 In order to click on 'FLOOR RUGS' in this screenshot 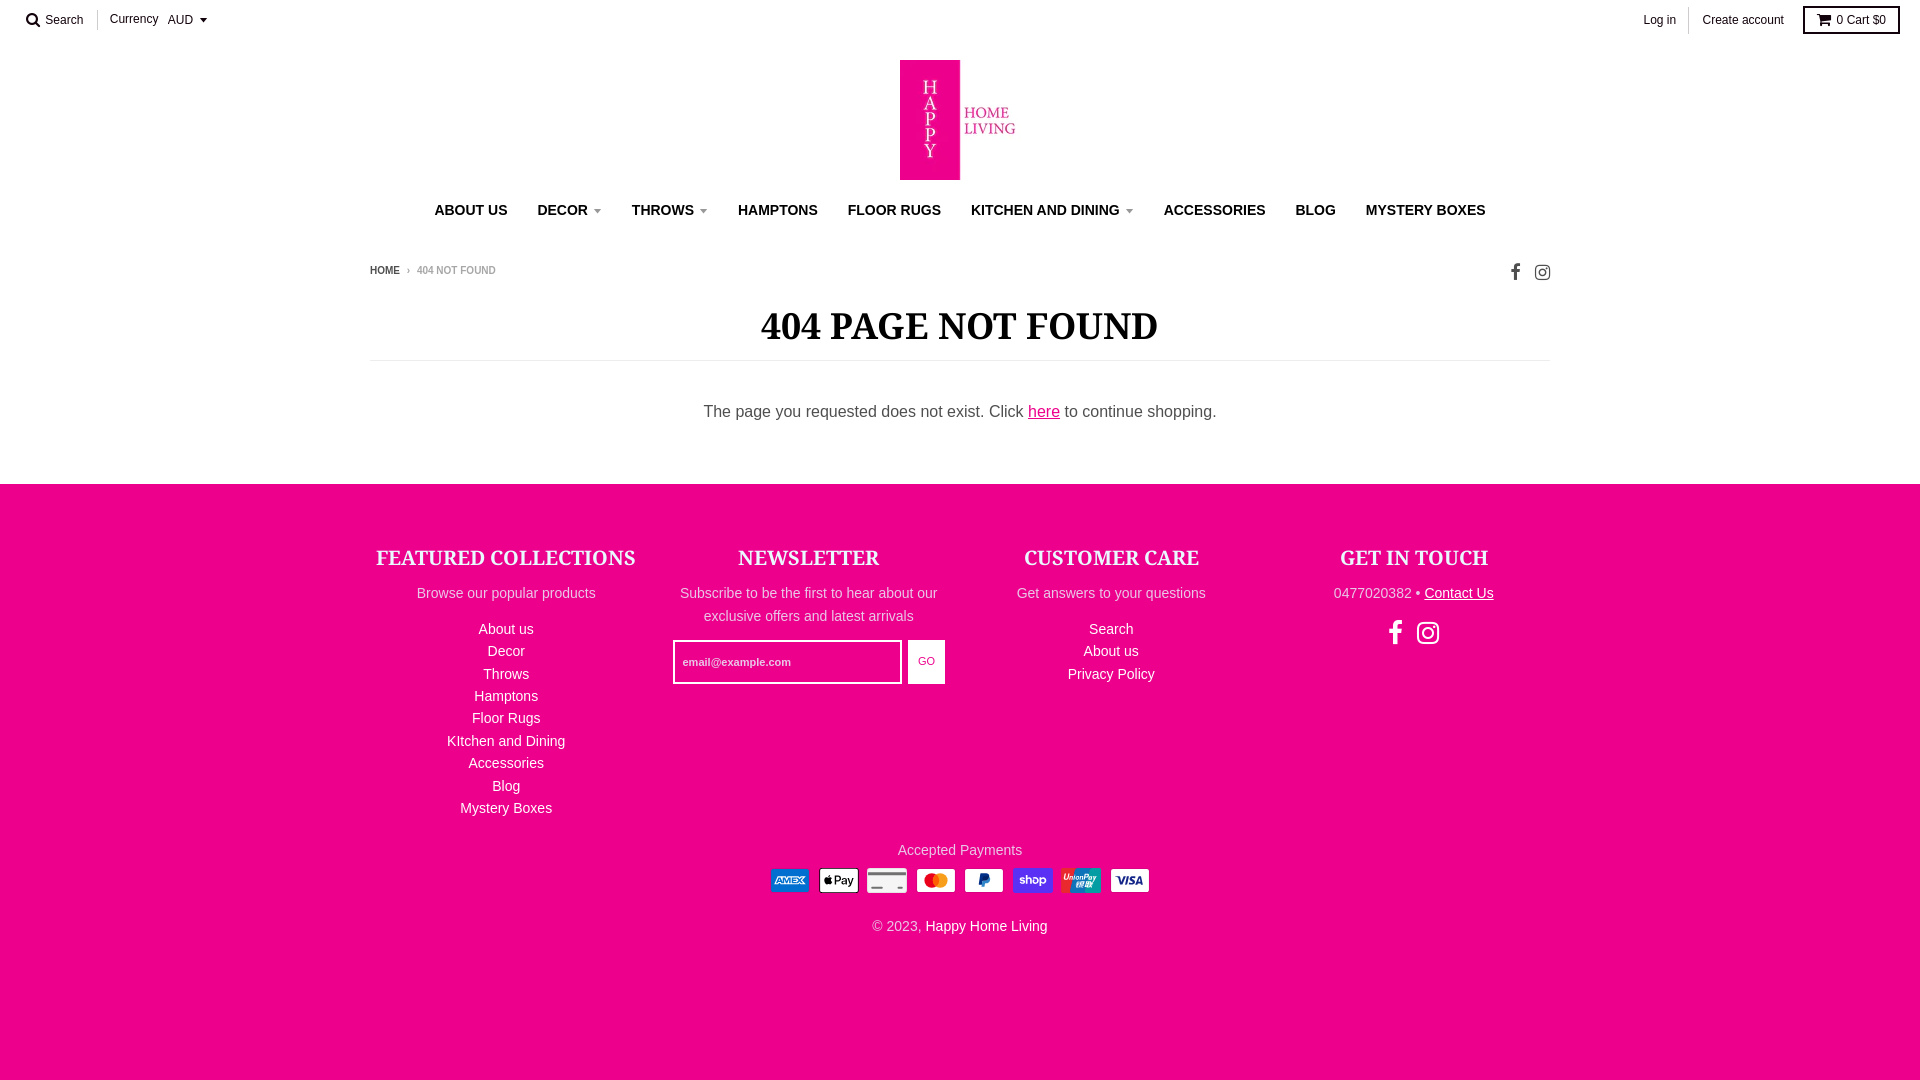, I will do `click(893, 209)`.